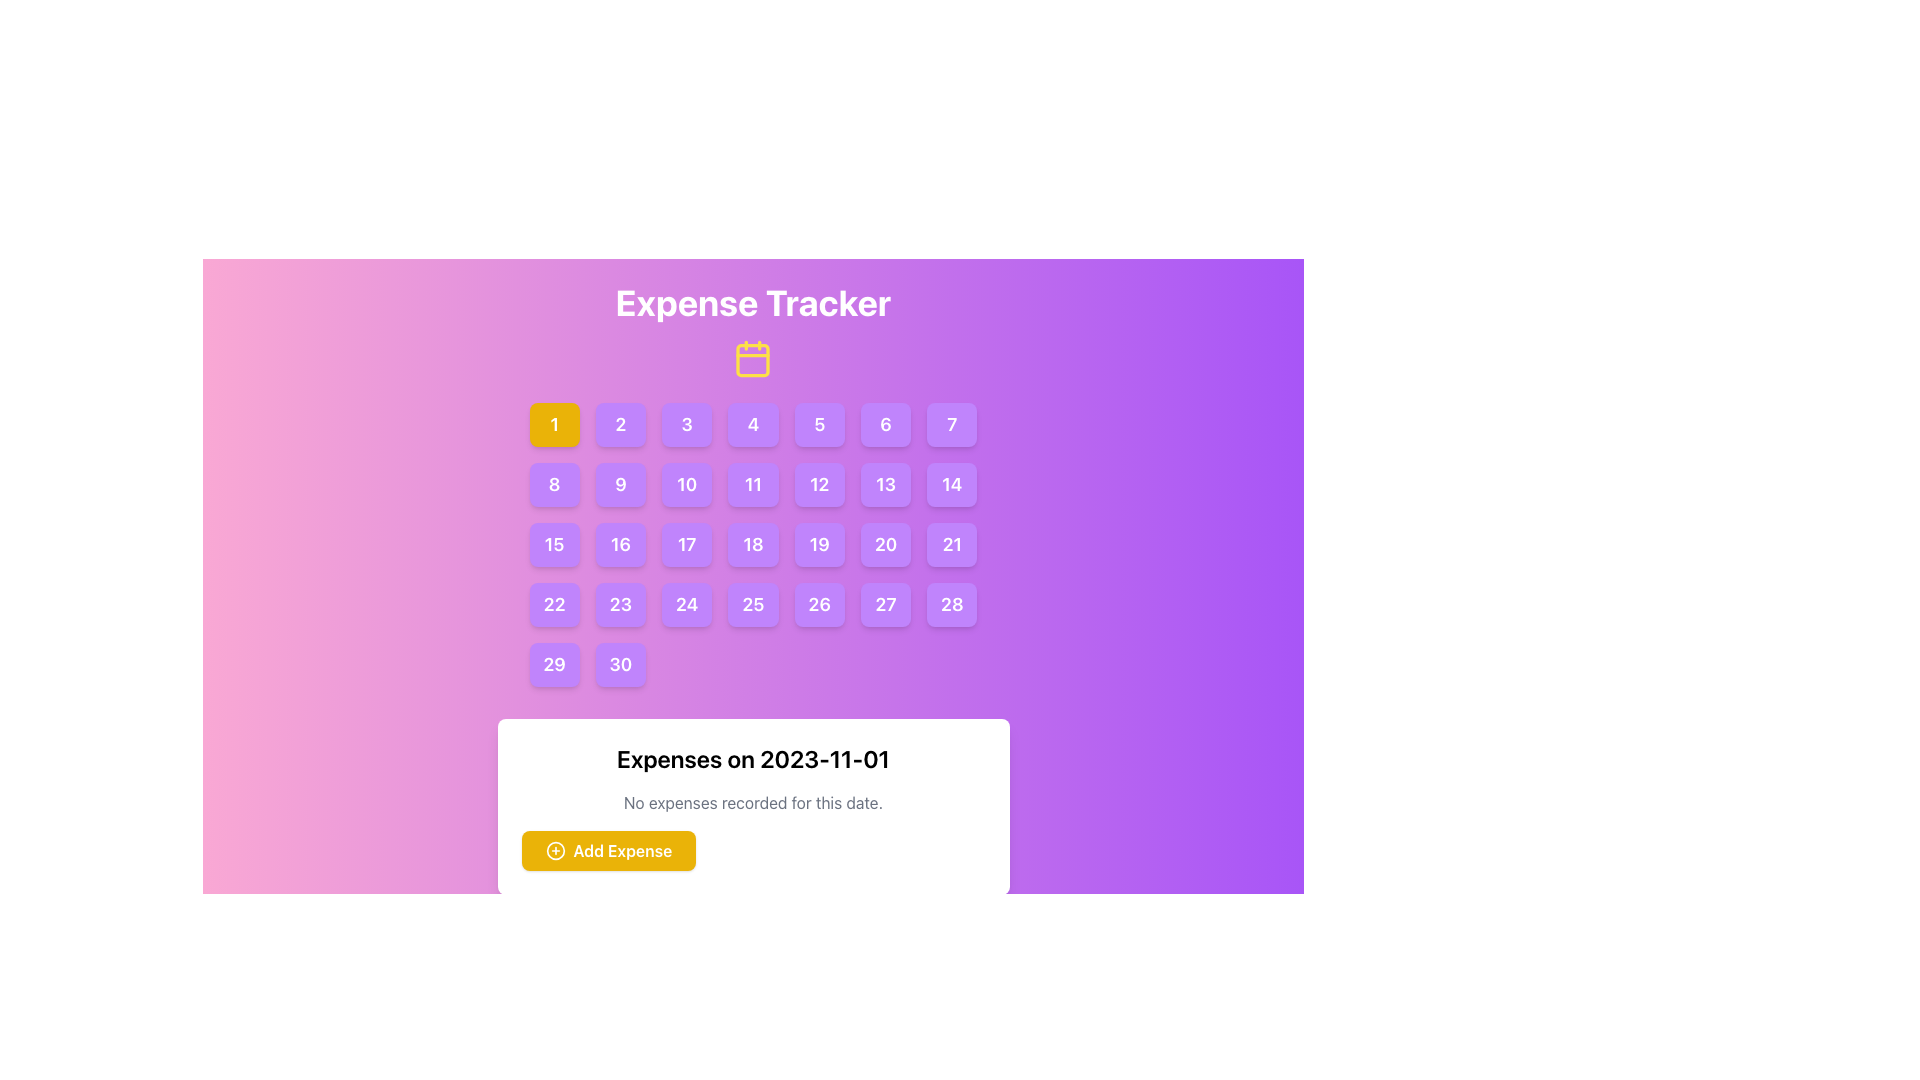  What do you see at coordinates (752, 485) in the screenshot?
I see `the purple rounded rectangular button displaying '11' in bold white text, located in the fourth row and third column of the button grid` at bounding box center [752, 485].